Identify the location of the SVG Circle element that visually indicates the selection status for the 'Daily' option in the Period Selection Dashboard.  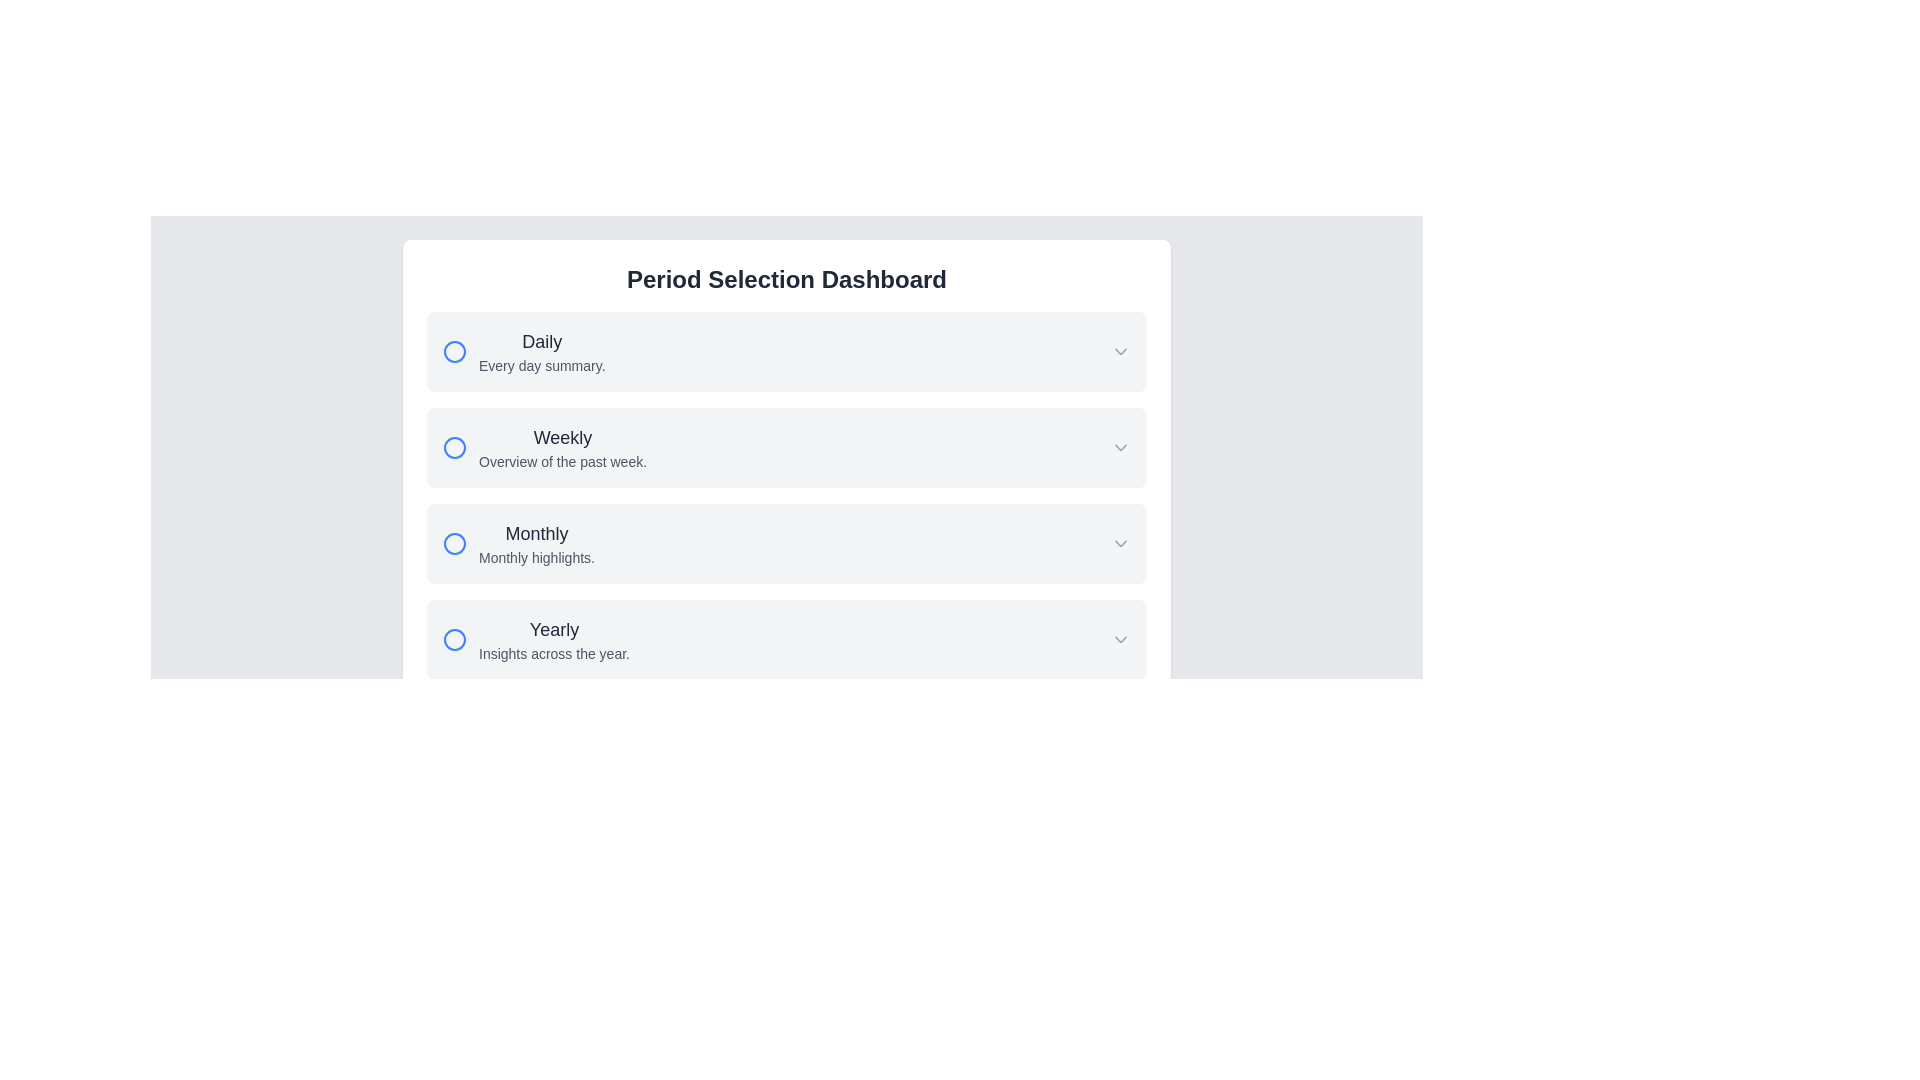
(454, 350).